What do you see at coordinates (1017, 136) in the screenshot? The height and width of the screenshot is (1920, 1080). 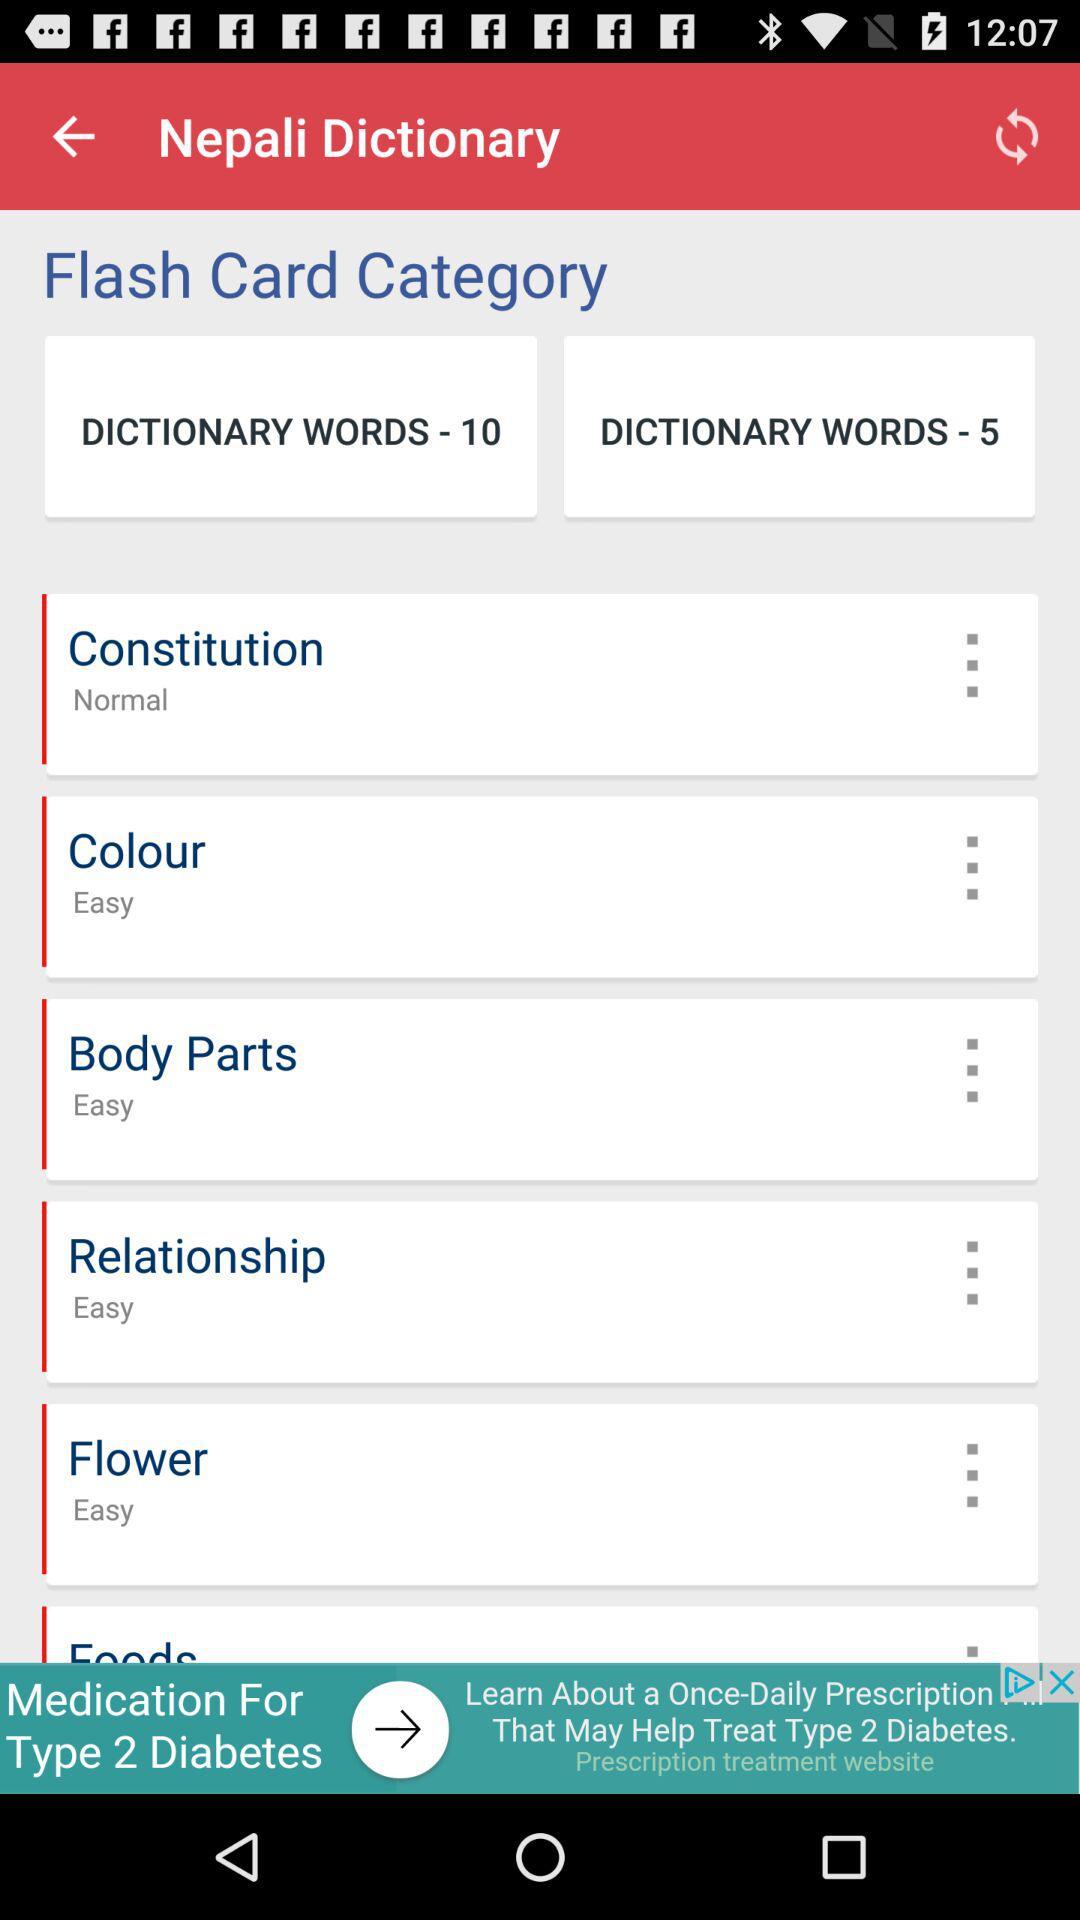 I see `refresh button on top right of page` at bounding box center [1017, 136].